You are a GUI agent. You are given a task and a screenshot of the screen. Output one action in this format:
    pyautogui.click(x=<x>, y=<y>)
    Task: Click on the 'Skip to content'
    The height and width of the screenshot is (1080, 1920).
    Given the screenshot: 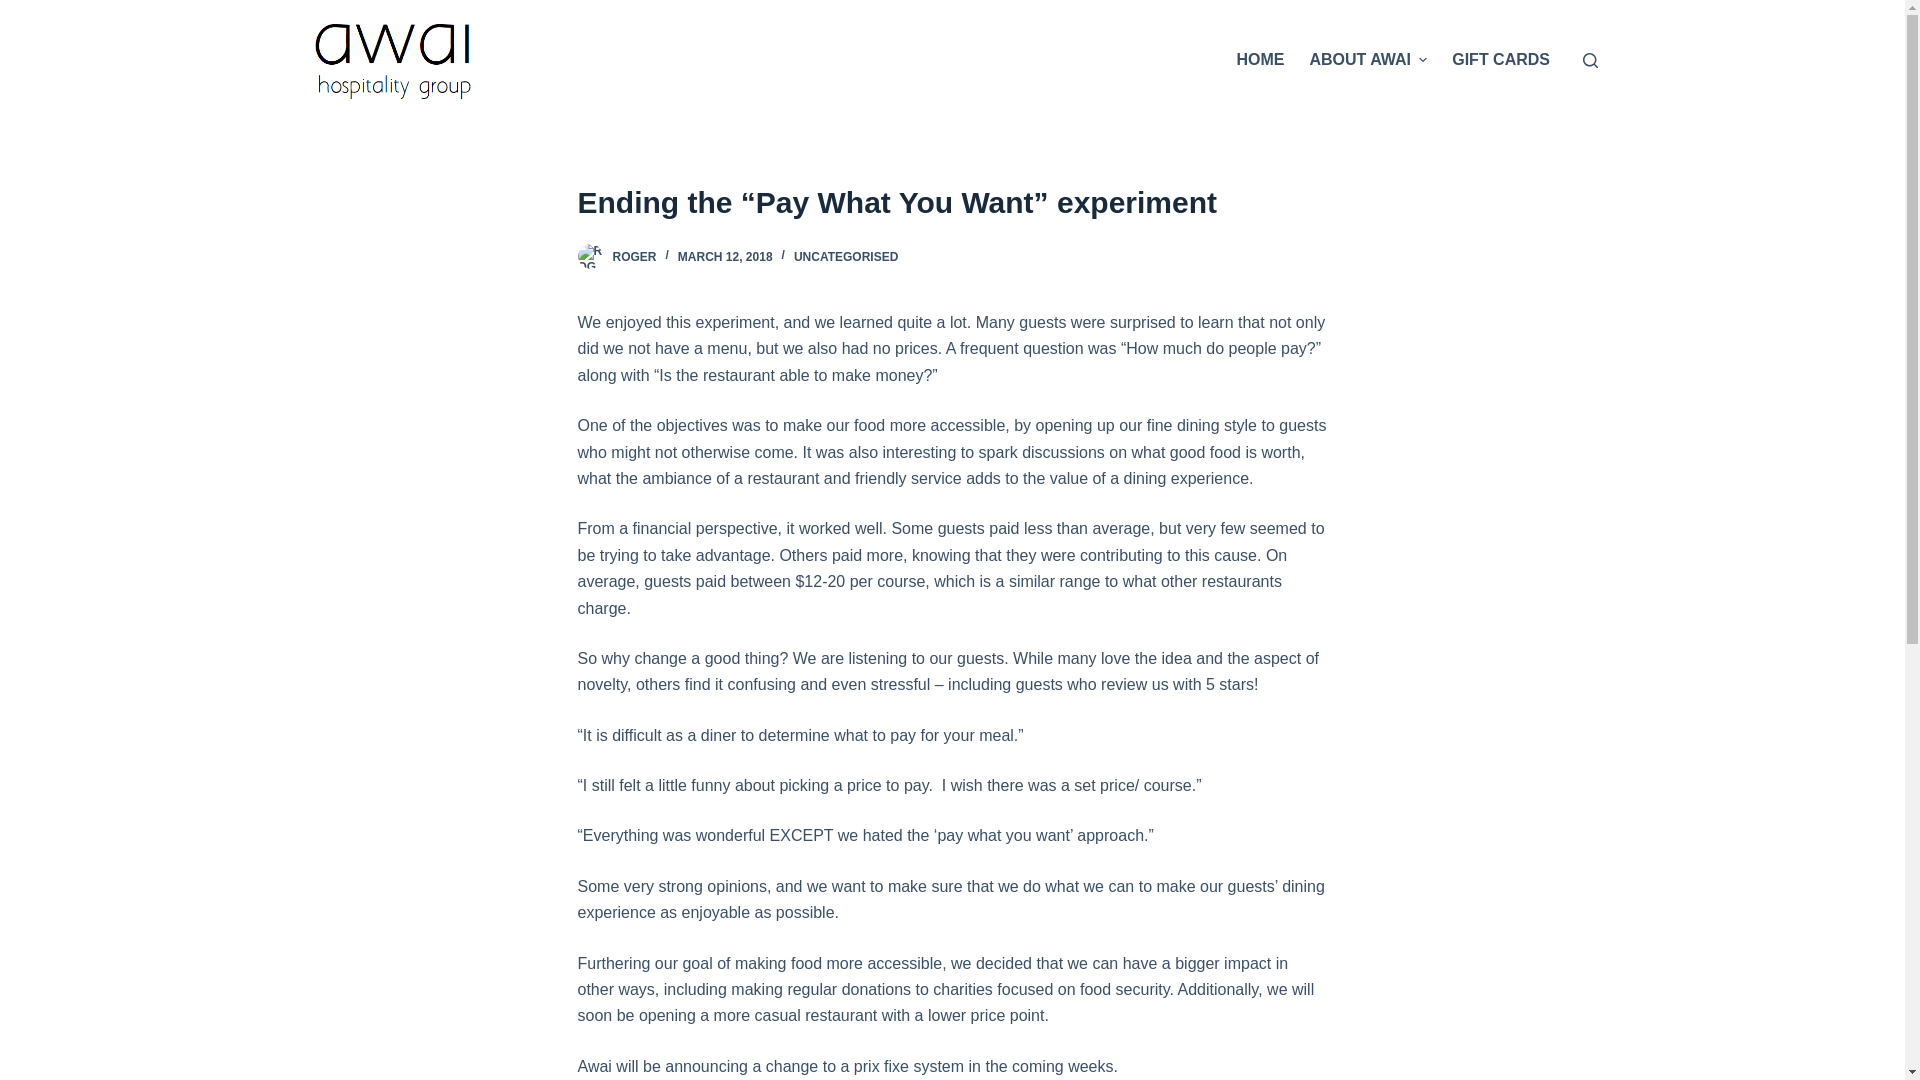 What is the action you would take?
    pyautogui.click(x=19, y=10)
    